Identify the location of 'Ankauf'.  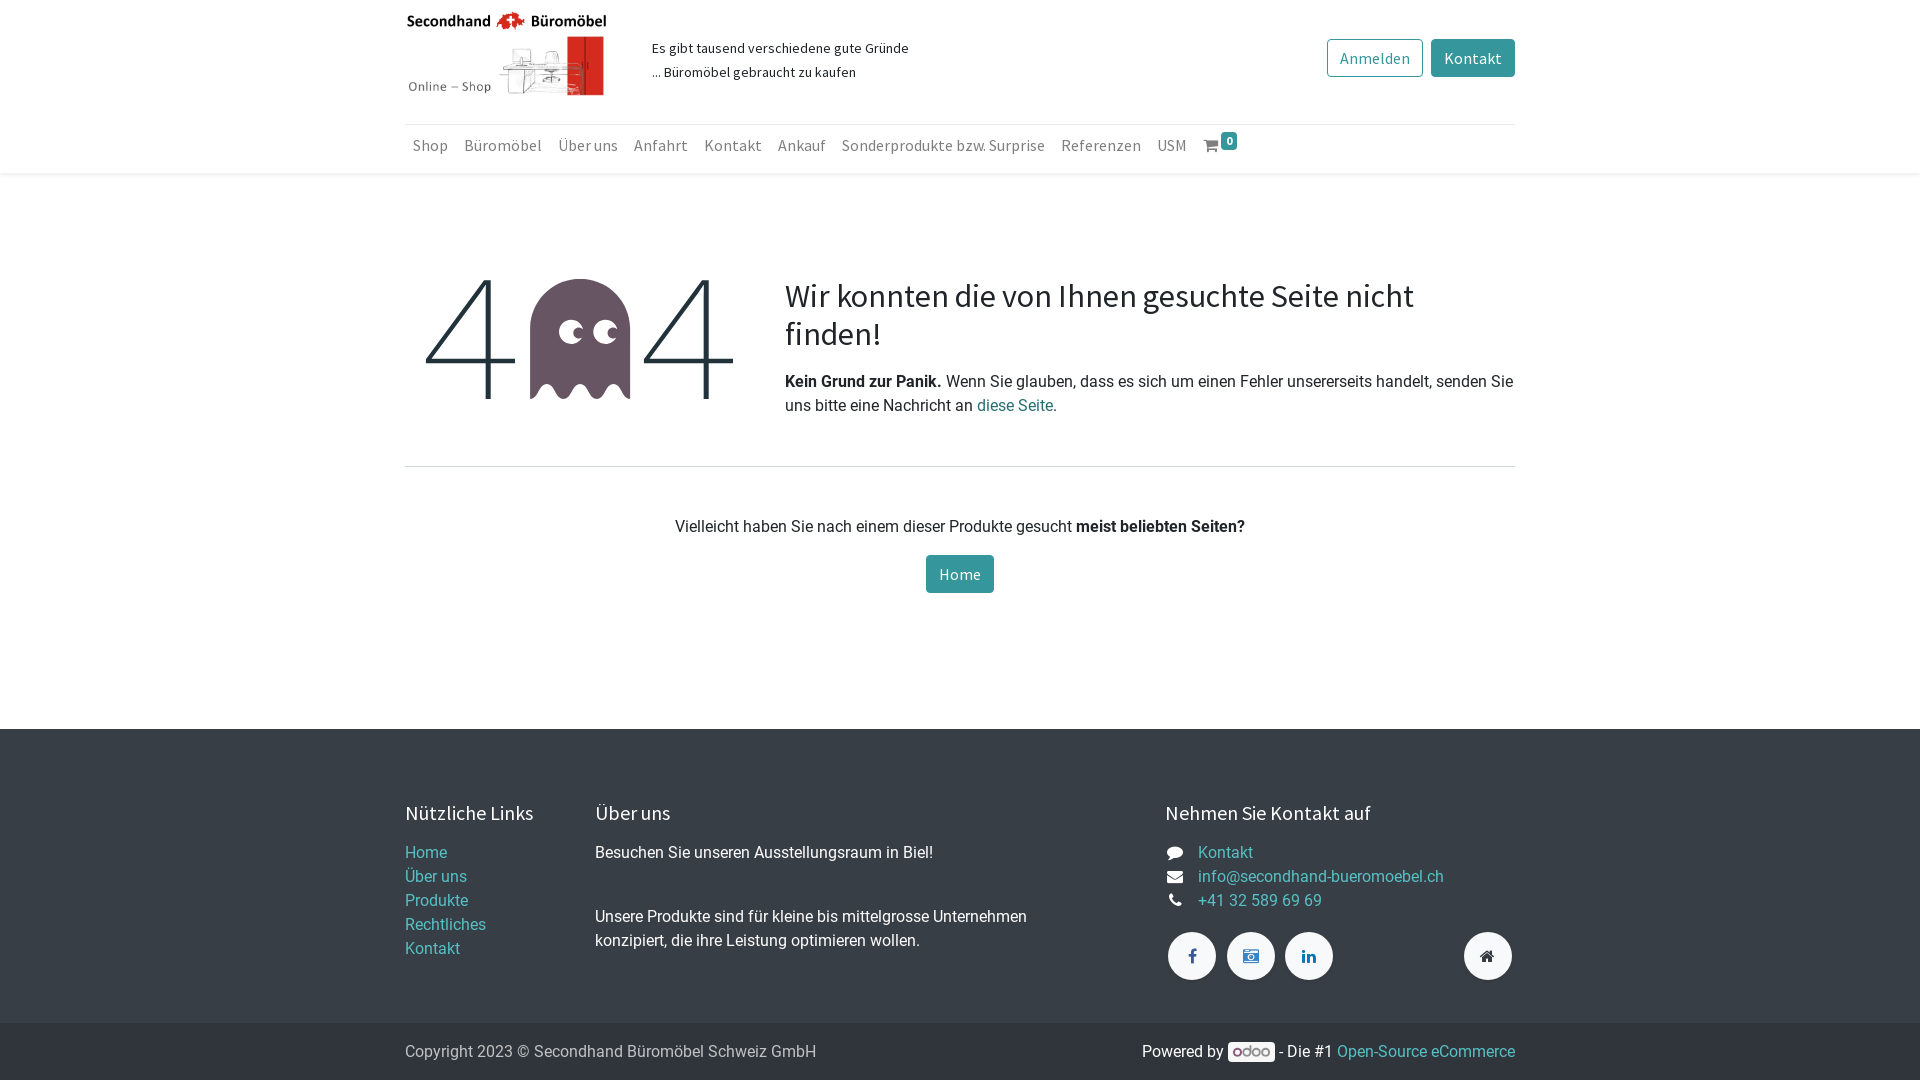
(801, 144).